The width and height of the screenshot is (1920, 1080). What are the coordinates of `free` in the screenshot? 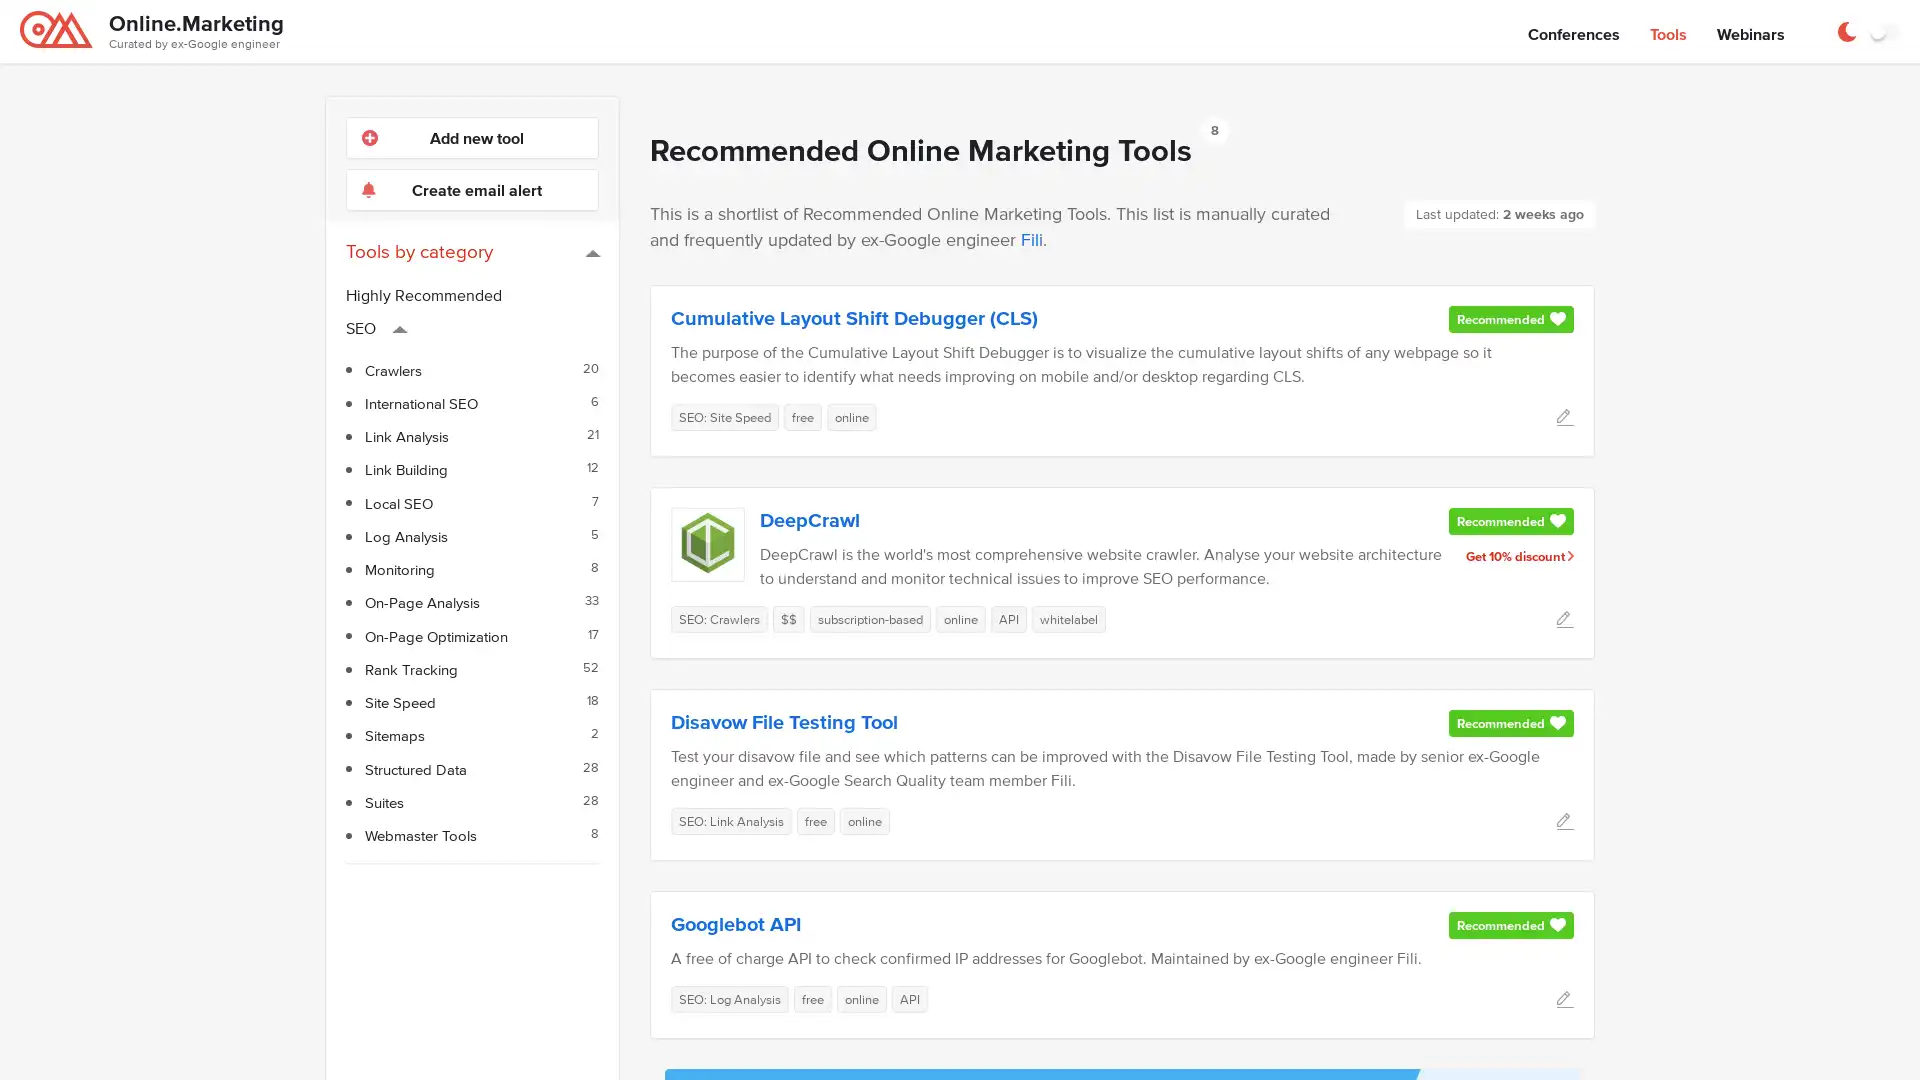 It's located at (802, 415).